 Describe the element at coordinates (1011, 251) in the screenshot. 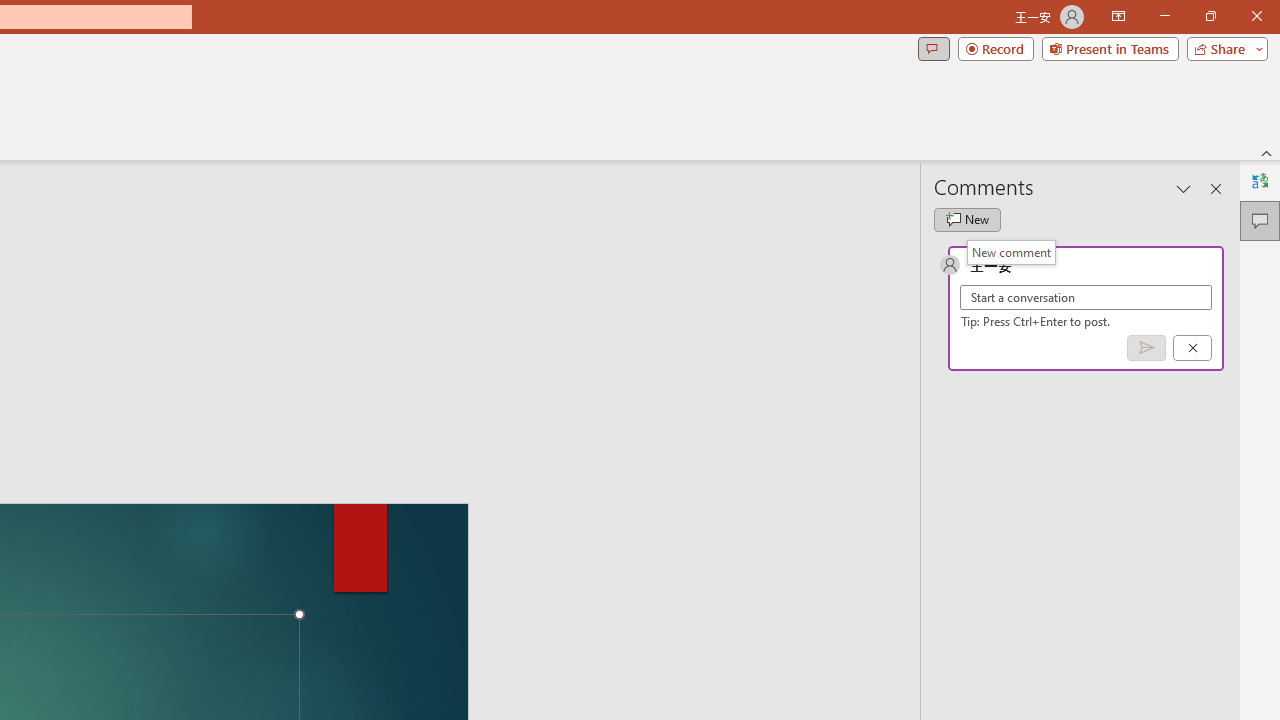

I see `'New comment'` at that location.